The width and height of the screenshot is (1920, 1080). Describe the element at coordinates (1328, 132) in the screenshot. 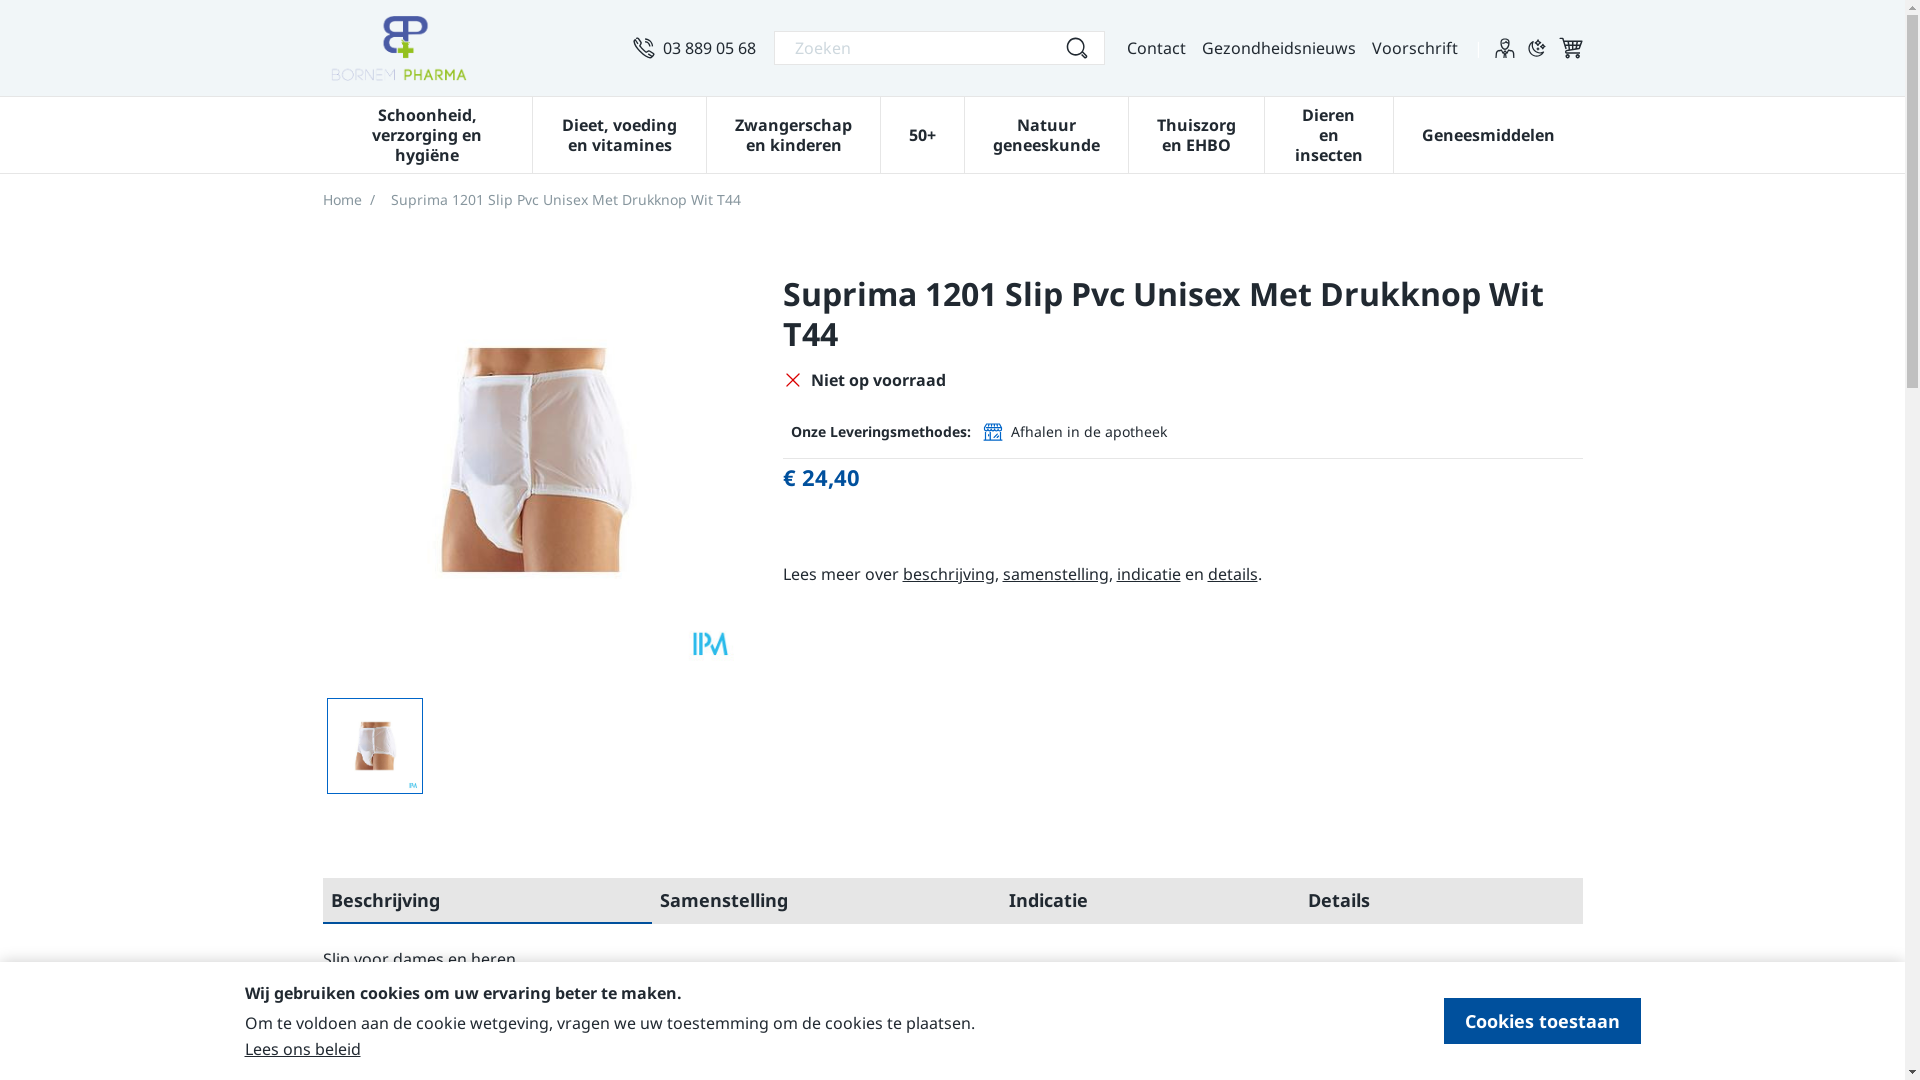

I see `'Dieren en insecten'` at that location.